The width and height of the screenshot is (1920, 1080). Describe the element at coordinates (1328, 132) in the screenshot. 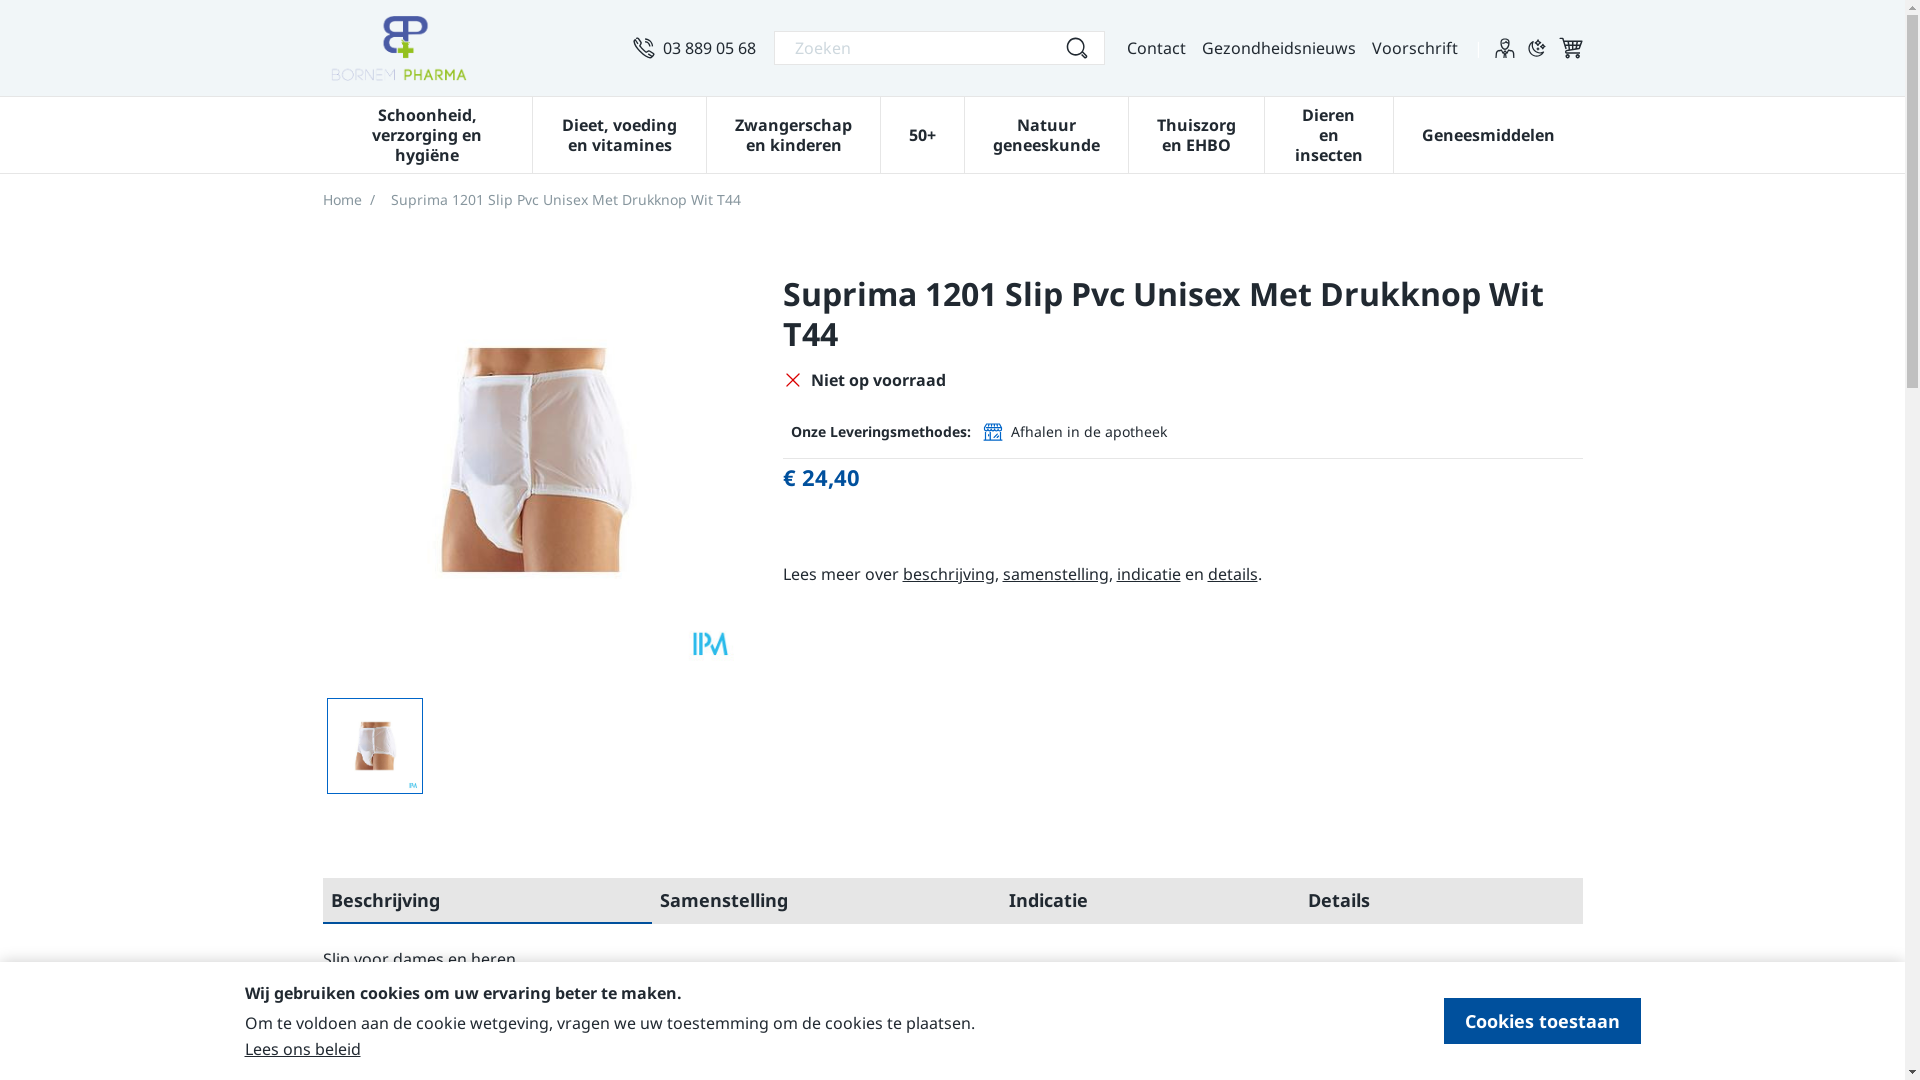

I see `'Dieren en insecten'` at that location.